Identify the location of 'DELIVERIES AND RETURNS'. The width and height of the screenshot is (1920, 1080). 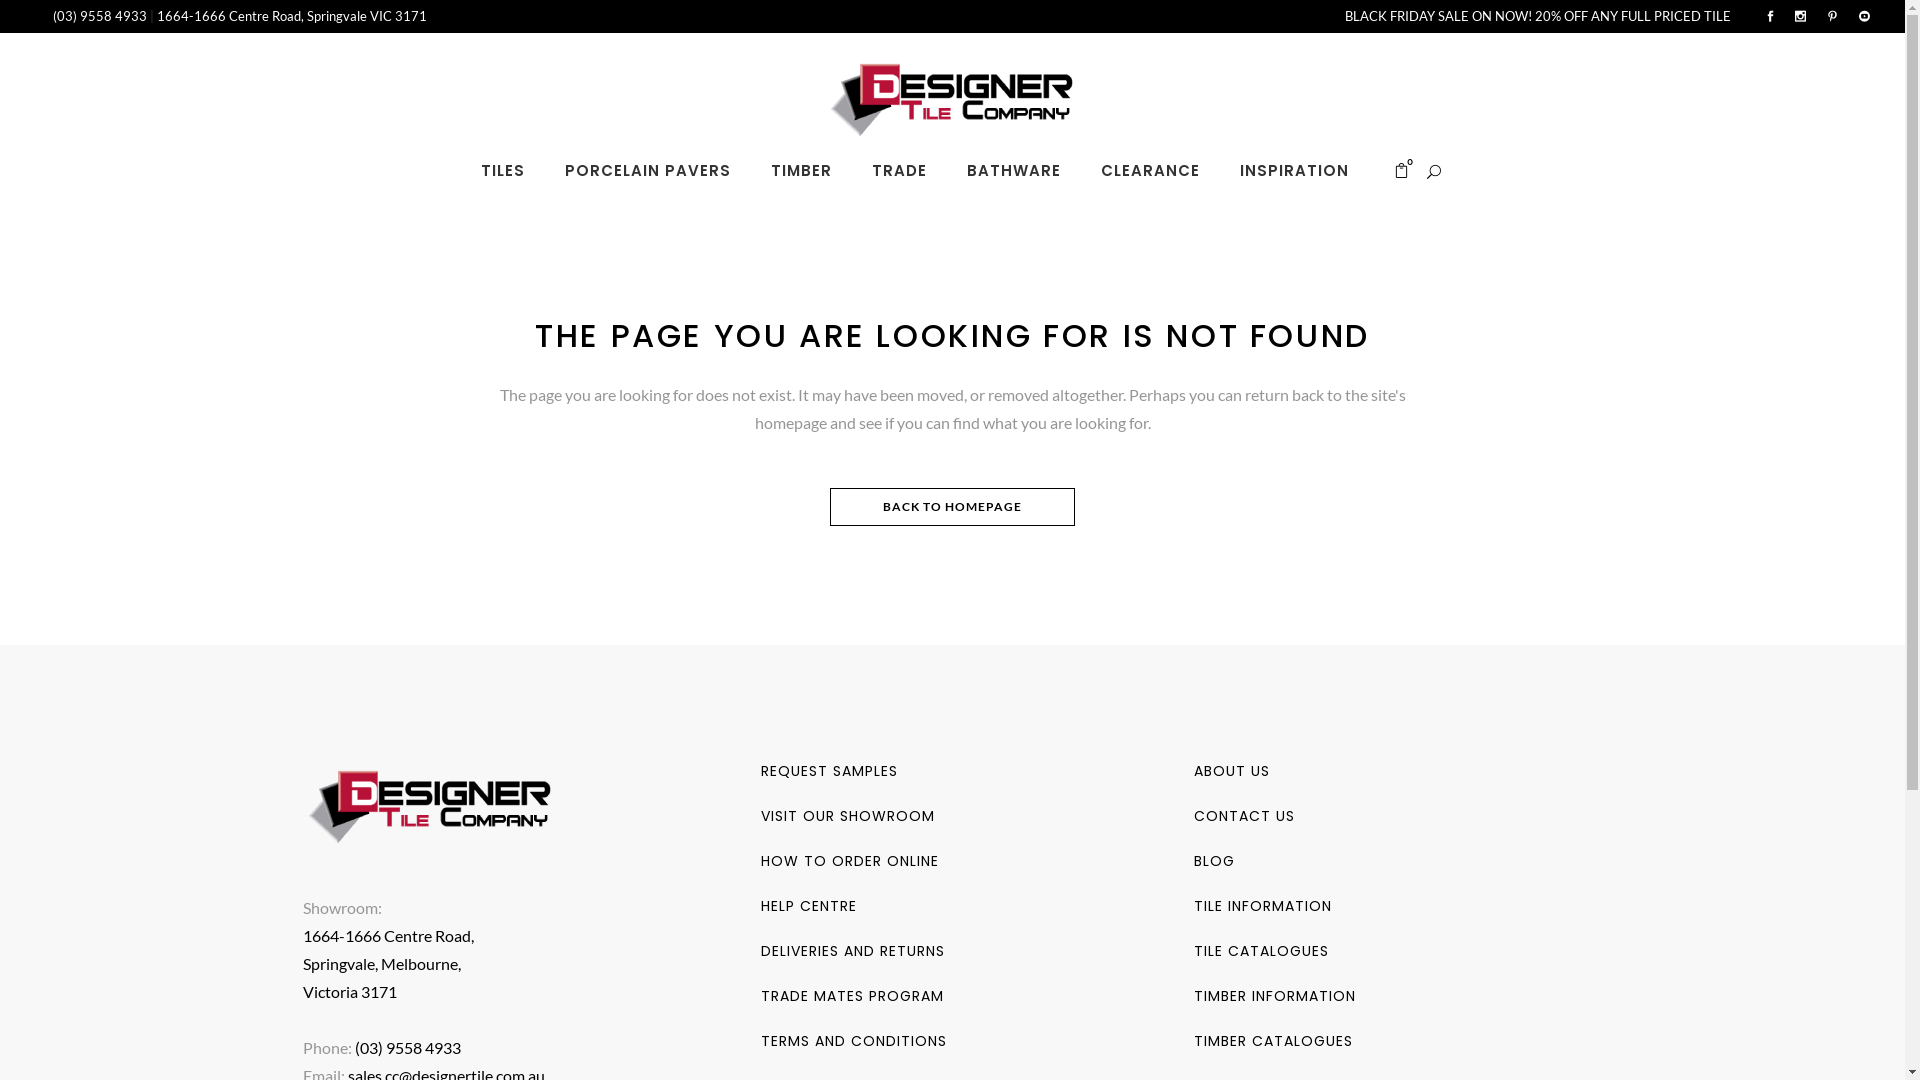
(853, 950).